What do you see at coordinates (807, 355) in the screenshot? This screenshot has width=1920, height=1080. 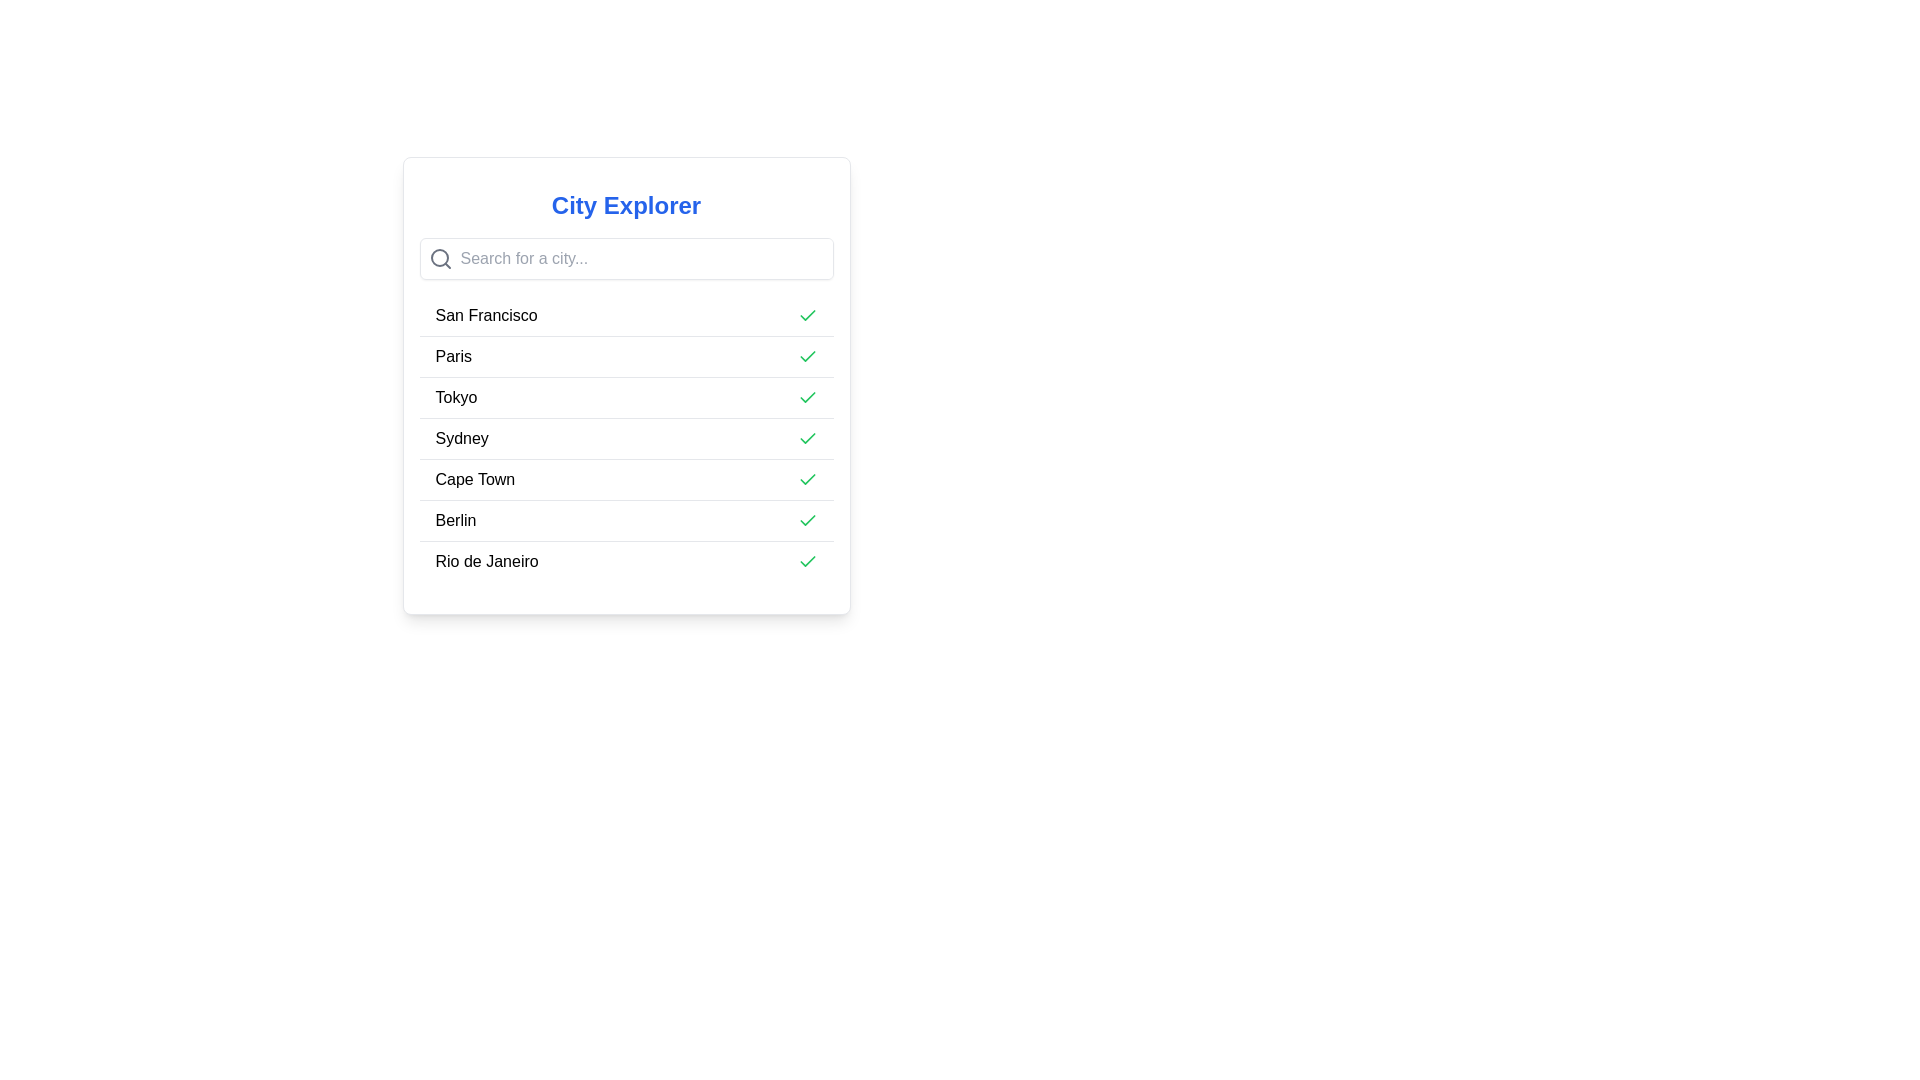 I see `the checkmark icon indicating the positive state for the selected item 'Paris' in the list` at bounding box center [807, 355].